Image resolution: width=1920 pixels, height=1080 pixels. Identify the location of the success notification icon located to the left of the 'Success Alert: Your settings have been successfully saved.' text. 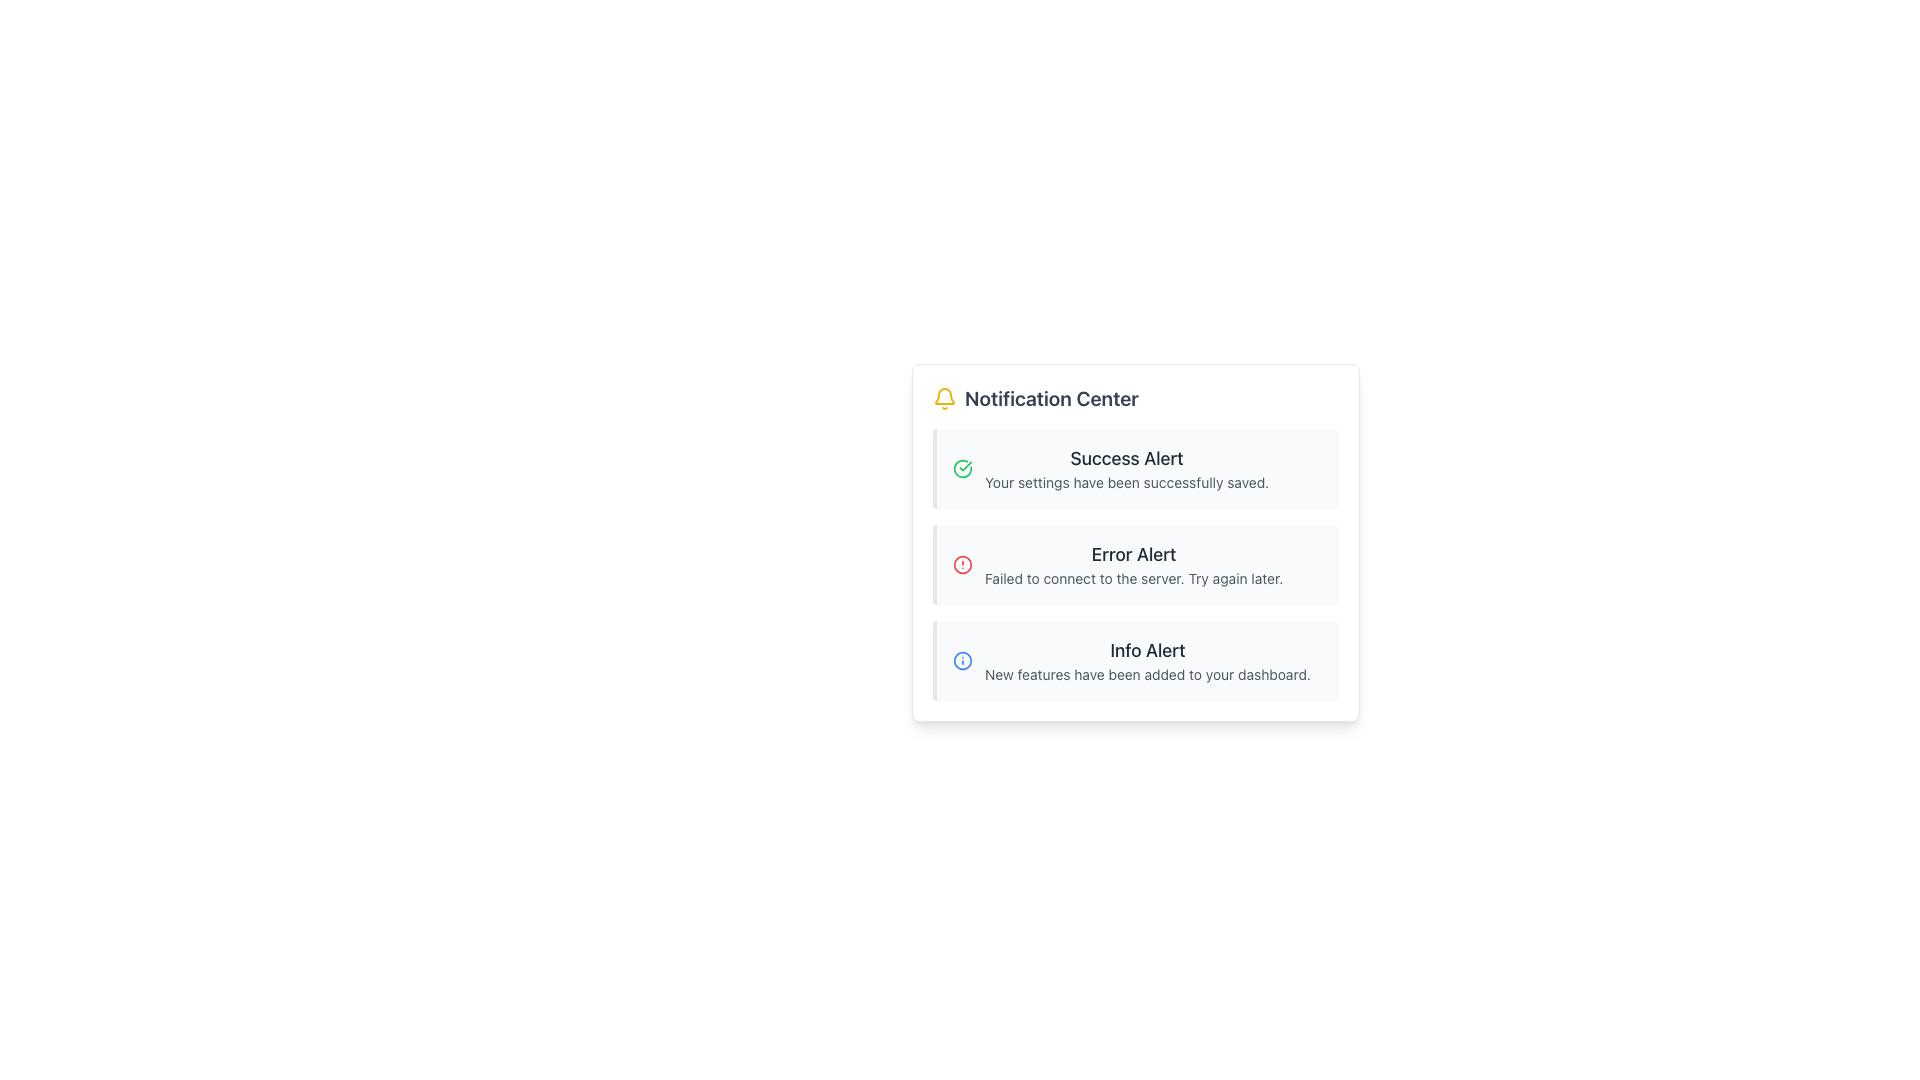
(963, 469).